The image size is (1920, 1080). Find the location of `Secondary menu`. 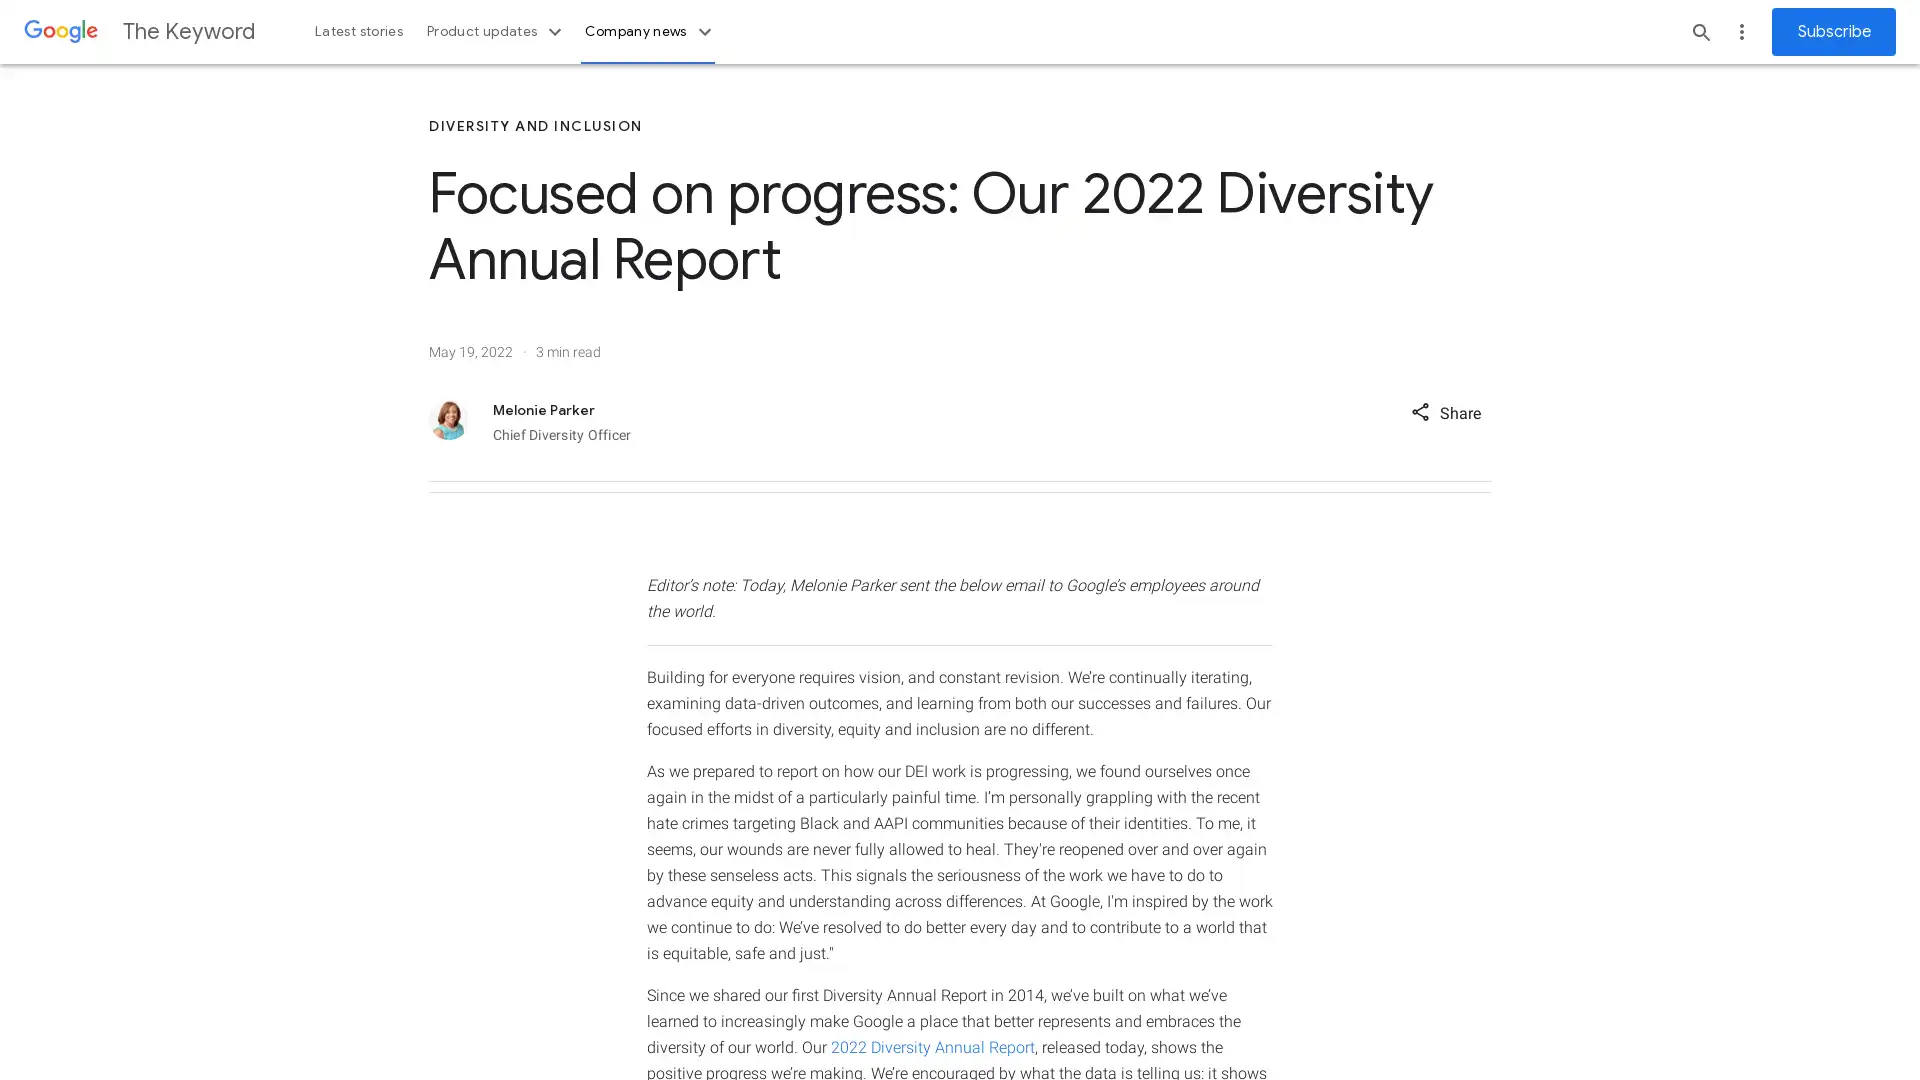

Secondary menu is located at coordinates (1741, 31).